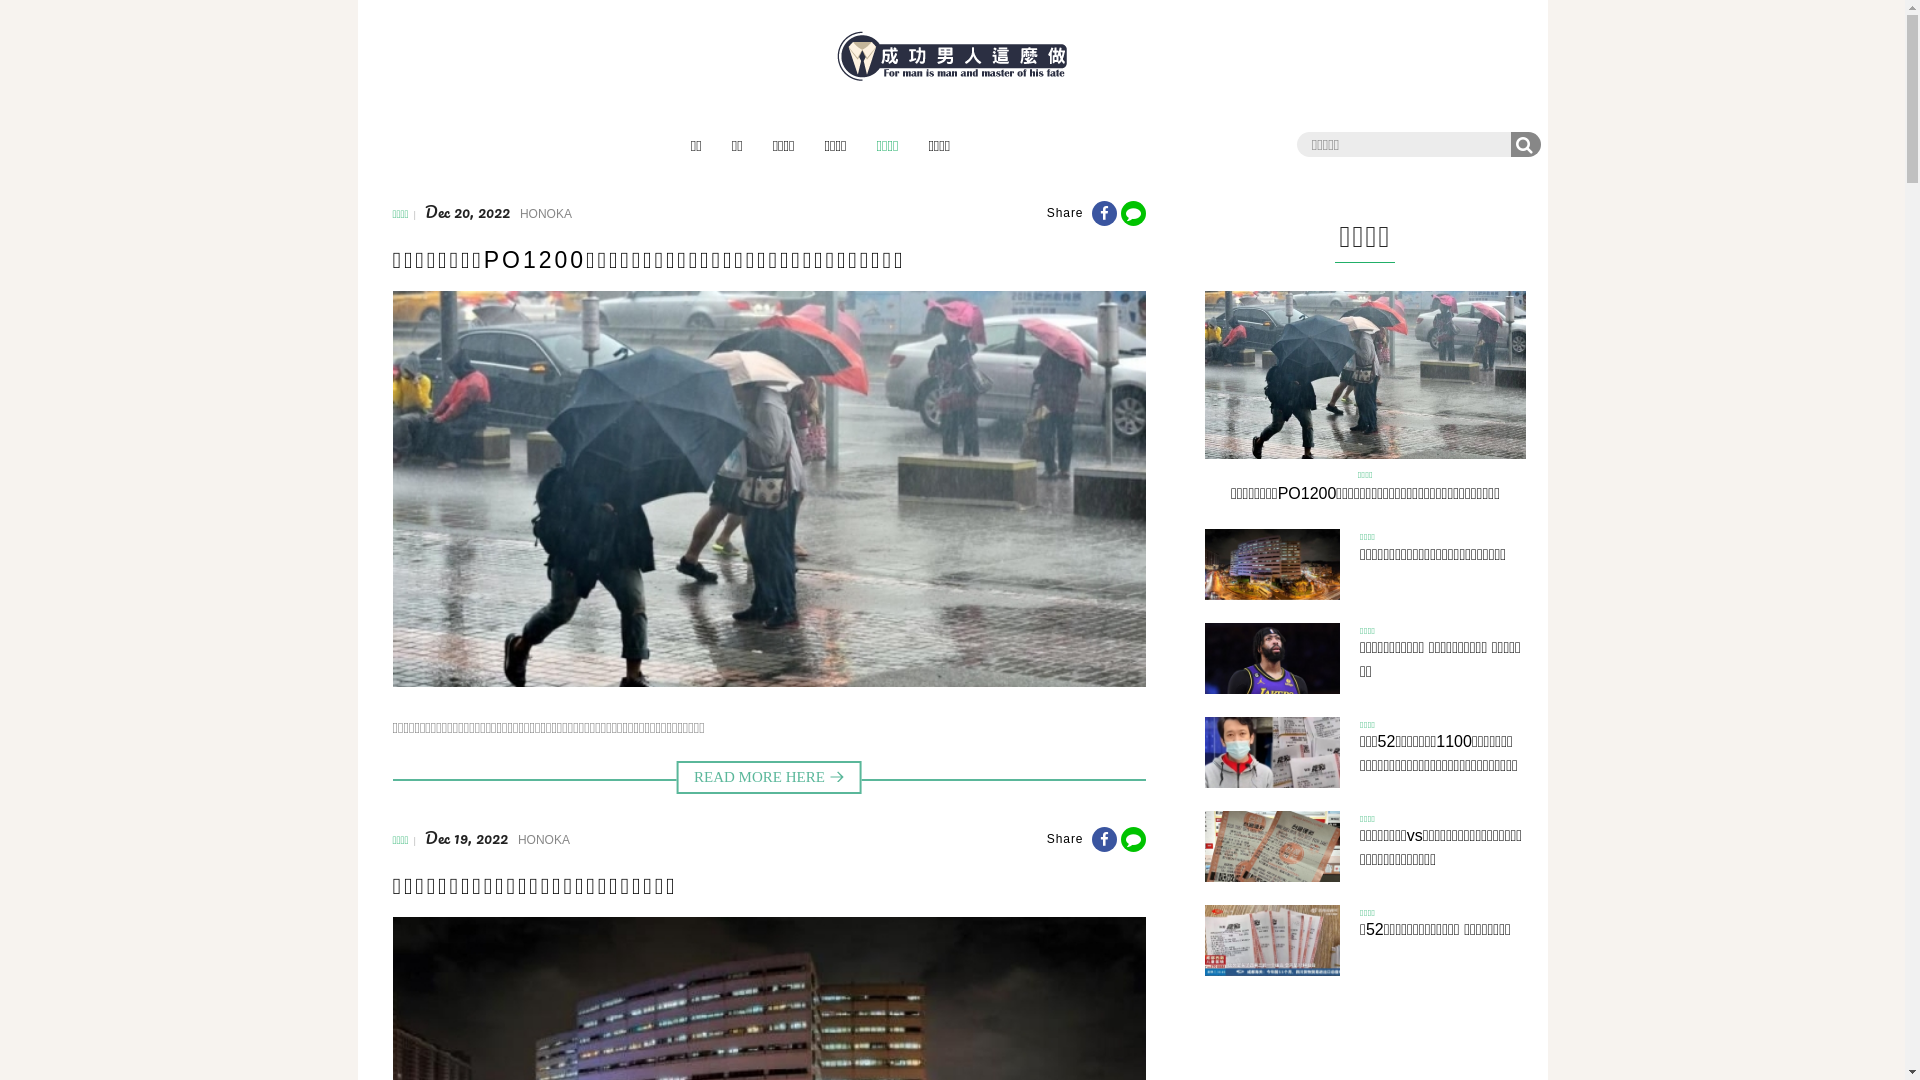  What do you see at coordinates (543, 840) in the screenshot?
I see `'HONOKA'` at bounding box center [543, 840].